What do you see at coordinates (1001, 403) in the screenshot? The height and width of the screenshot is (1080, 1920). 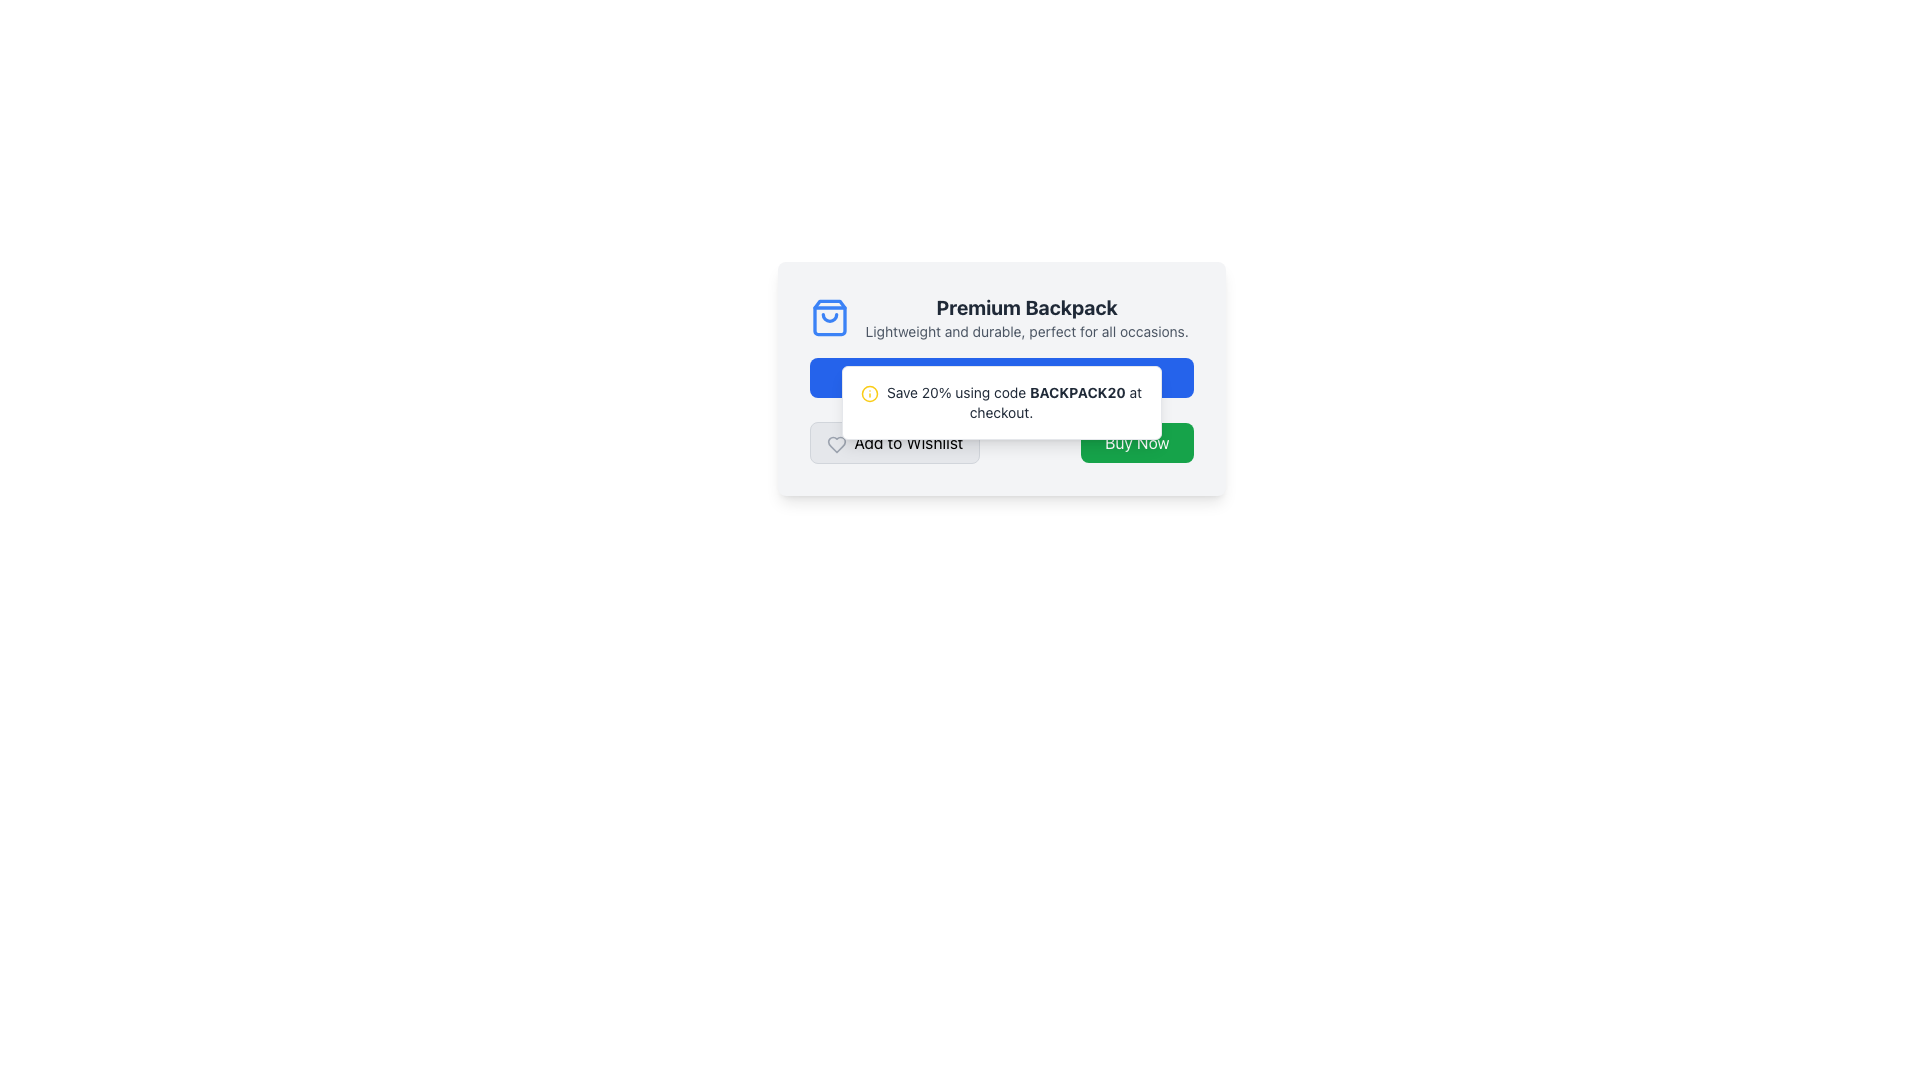 I see `the informational Text Label with Icon that displays a 20% discount and checkout code, which is centrally located above the main interface content` at bounding box center [1001, 403].